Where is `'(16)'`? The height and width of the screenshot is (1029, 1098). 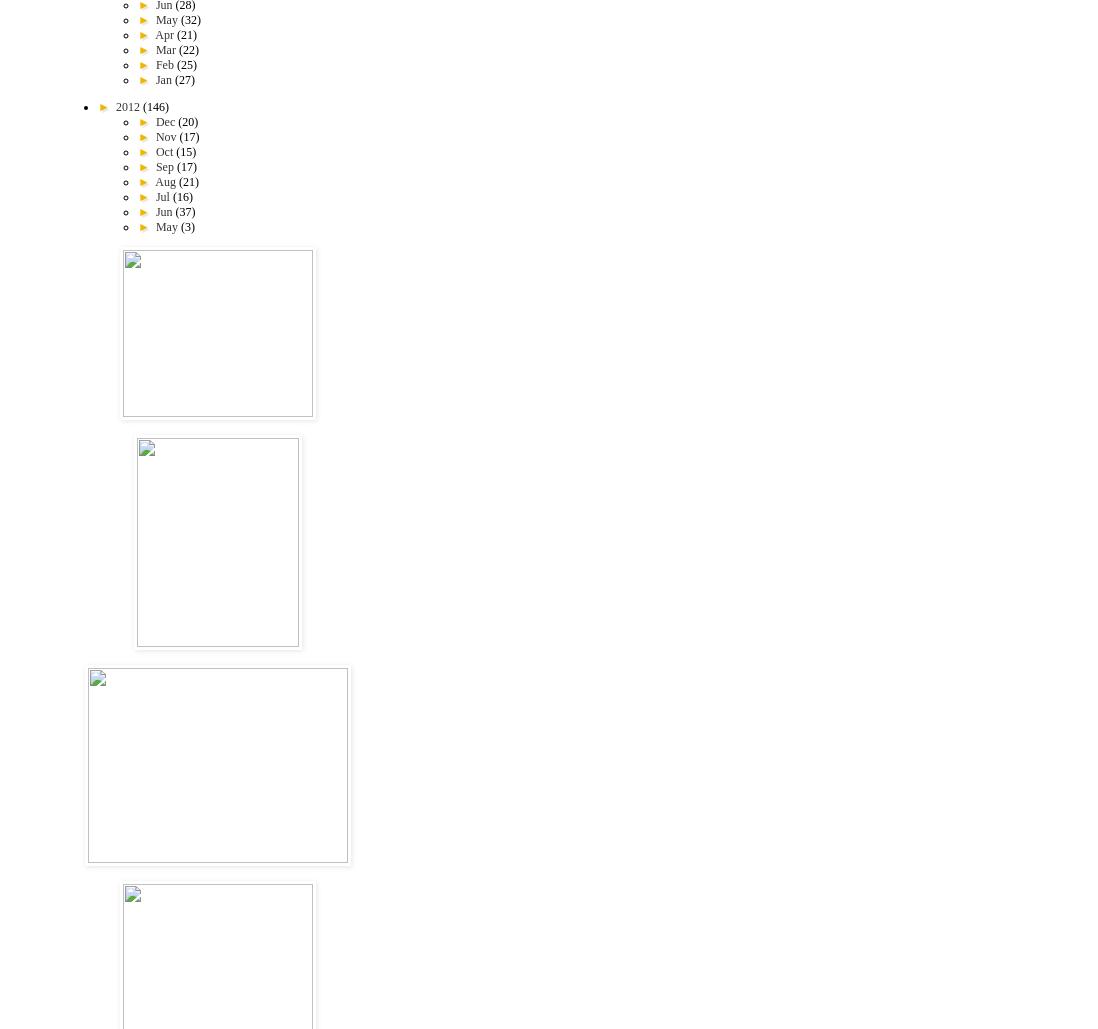
'(16)' is located at coordinates (171, 196).